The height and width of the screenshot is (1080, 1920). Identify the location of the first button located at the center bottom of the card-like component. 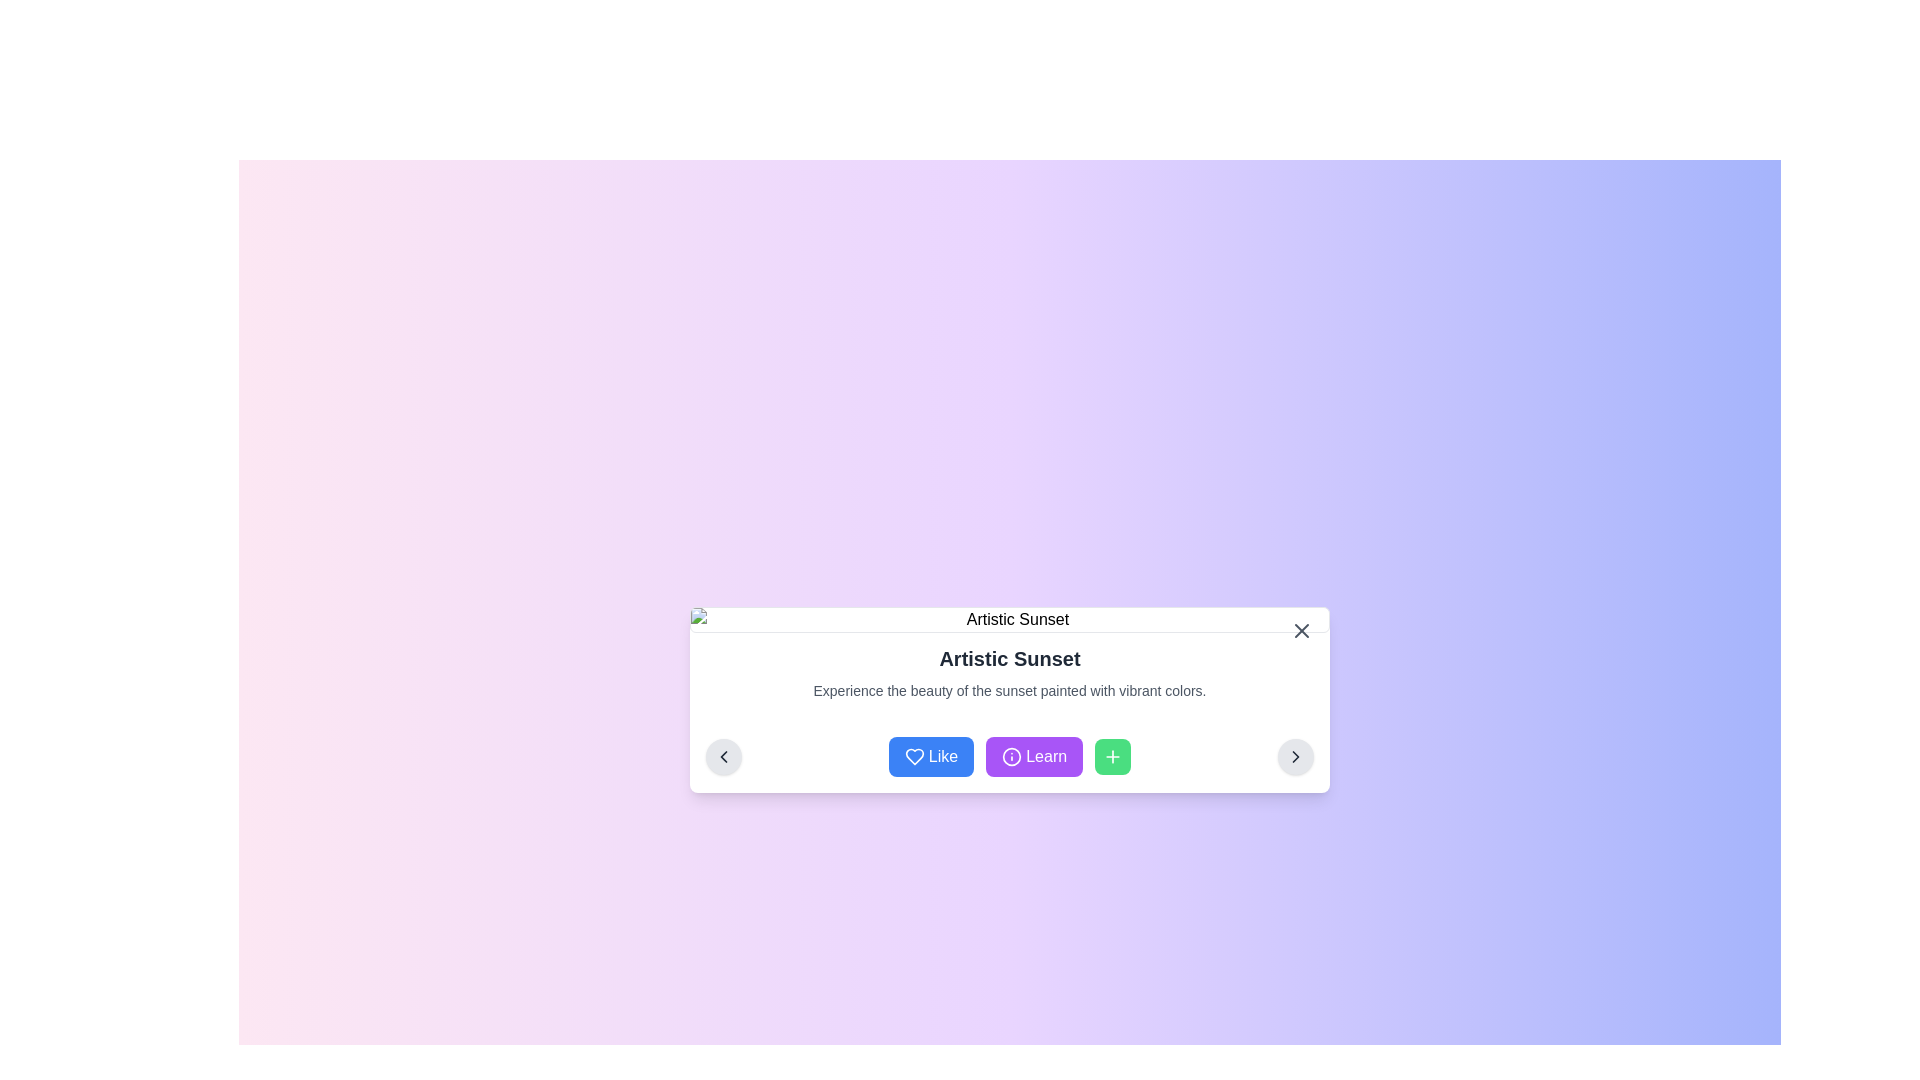
(930, 756).